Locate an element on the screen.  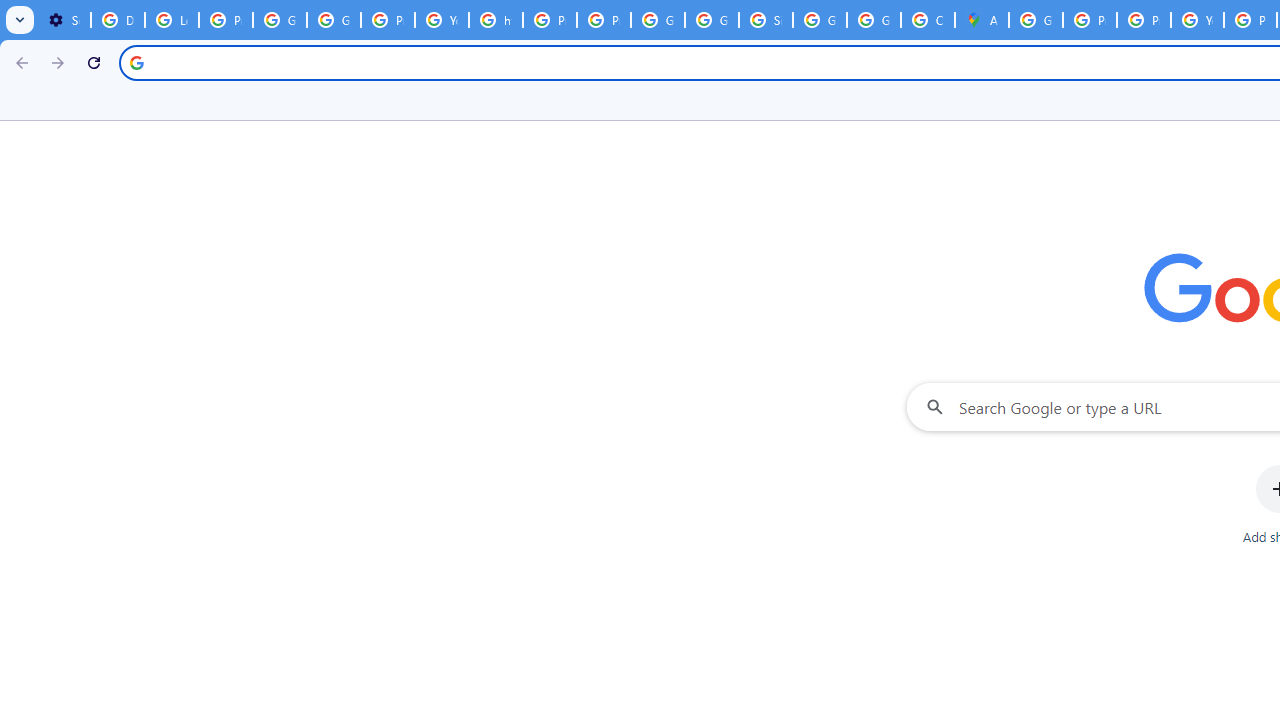
'Privacy Help Center - Policies Help' is located at coordinates (1088, 20).